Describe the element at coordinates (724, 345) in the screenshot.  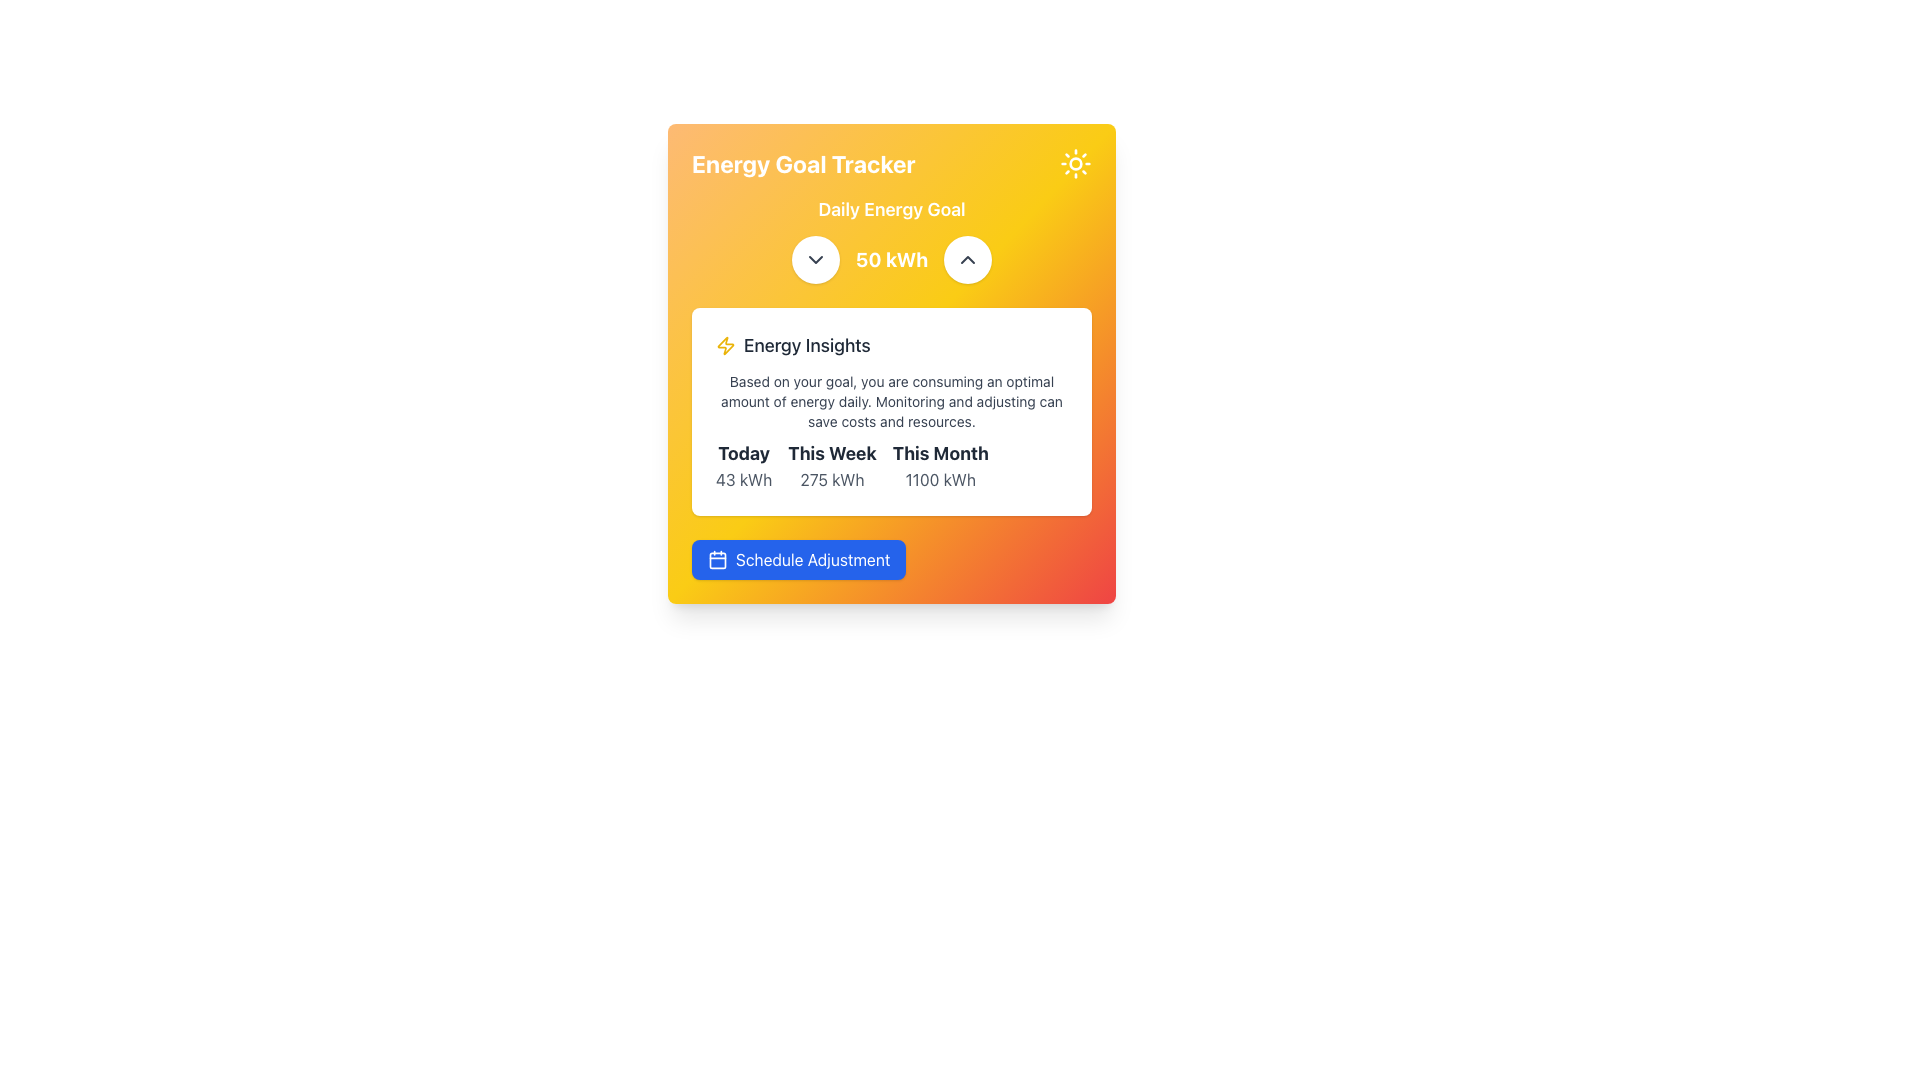
I see `the decorative energy icon located in the top-right corner adjacent to the 'Energy Goal Tracker' title` at that location.